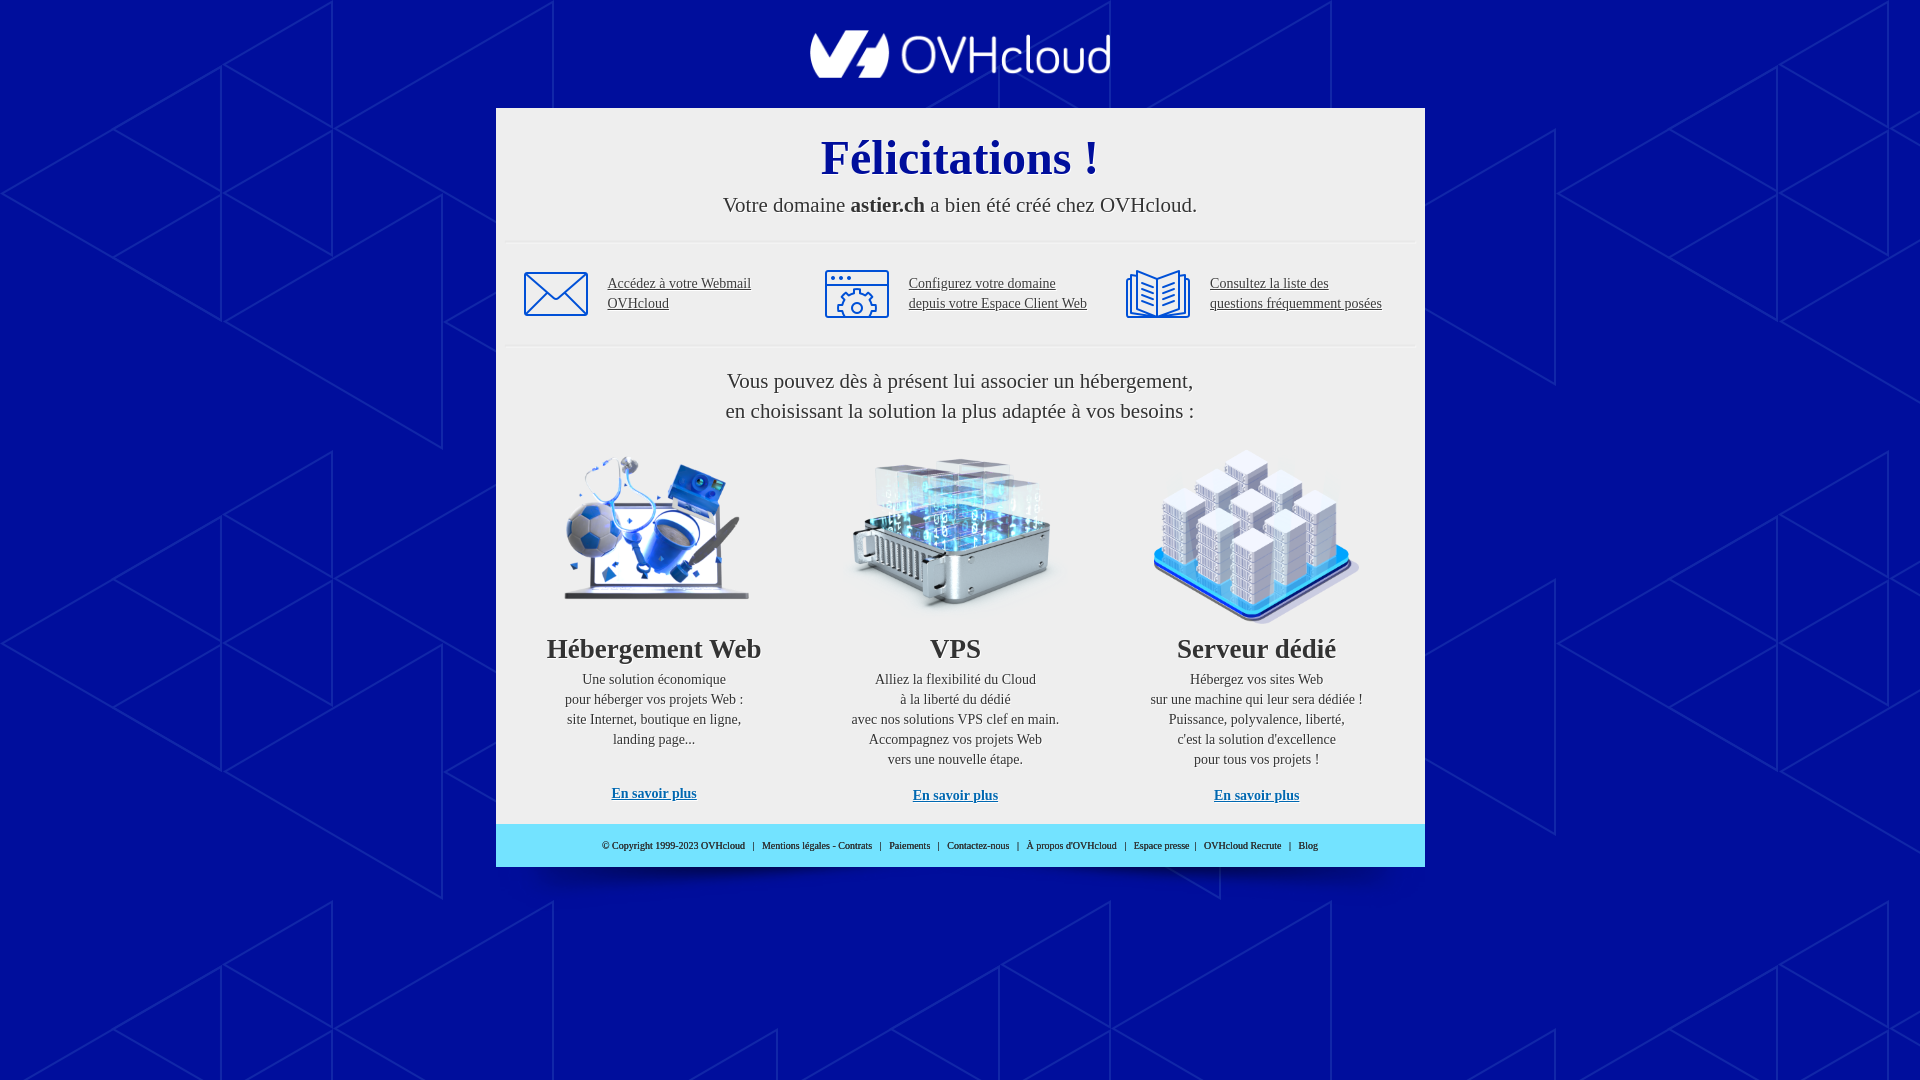 The image size is (1920, 1080). What do you see at coordinates (1161, 845) in the screenshot?
I see `'Espace presse'` at bounding box center [1161, 845].